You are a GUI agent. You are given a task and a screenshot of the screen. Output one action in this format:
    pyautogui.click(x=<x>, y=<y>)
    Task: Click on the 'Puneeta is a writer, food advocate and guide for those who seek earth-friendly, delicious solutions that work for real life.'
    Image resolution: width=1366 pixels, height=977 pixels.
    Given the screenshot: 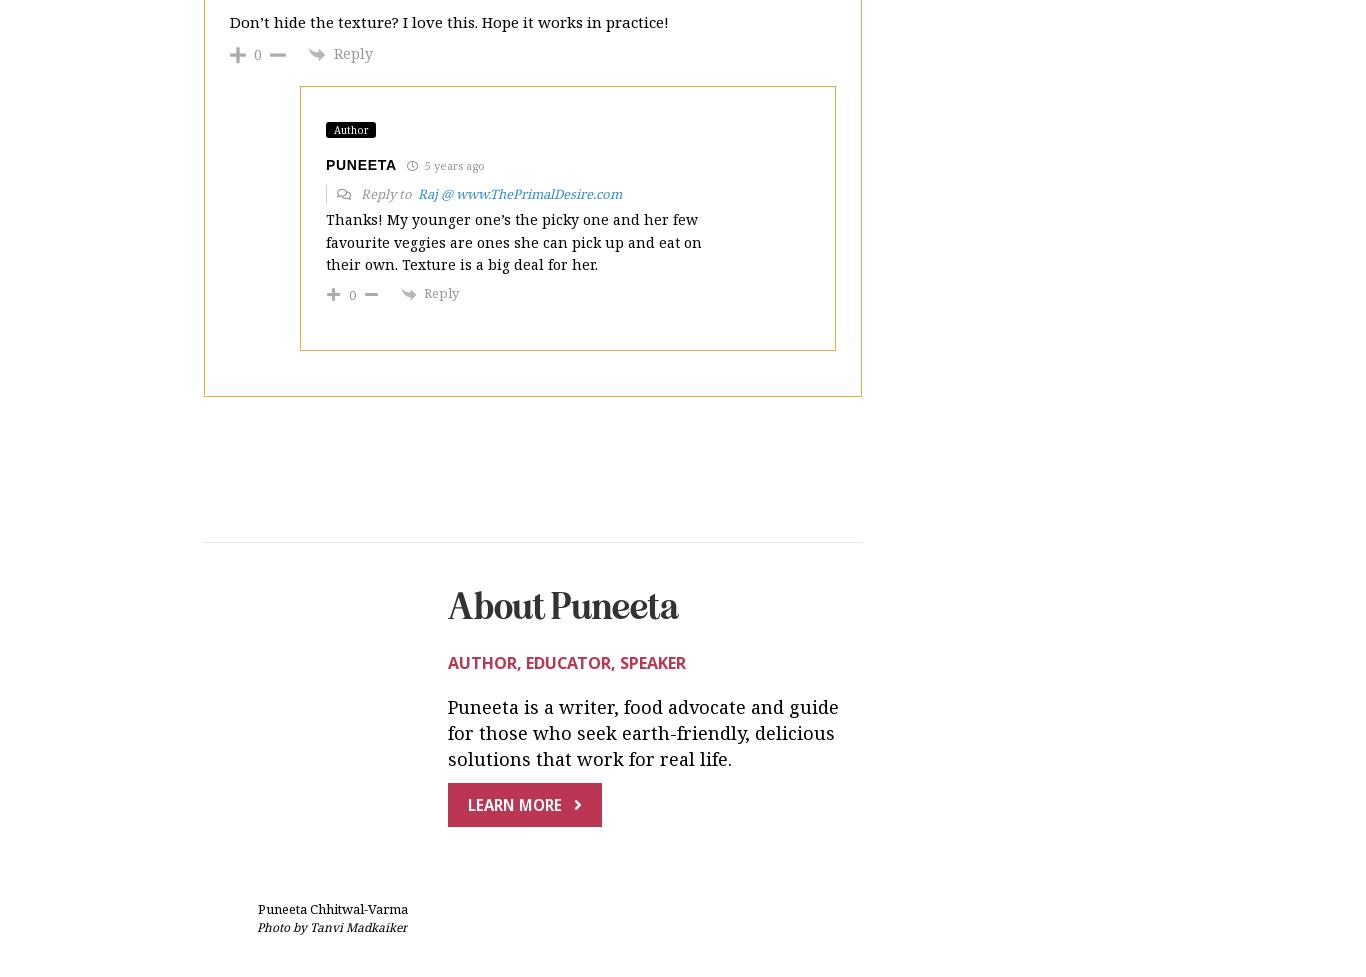 What is the action you would take?
    pyautogui.click(x=642, y=567)
    